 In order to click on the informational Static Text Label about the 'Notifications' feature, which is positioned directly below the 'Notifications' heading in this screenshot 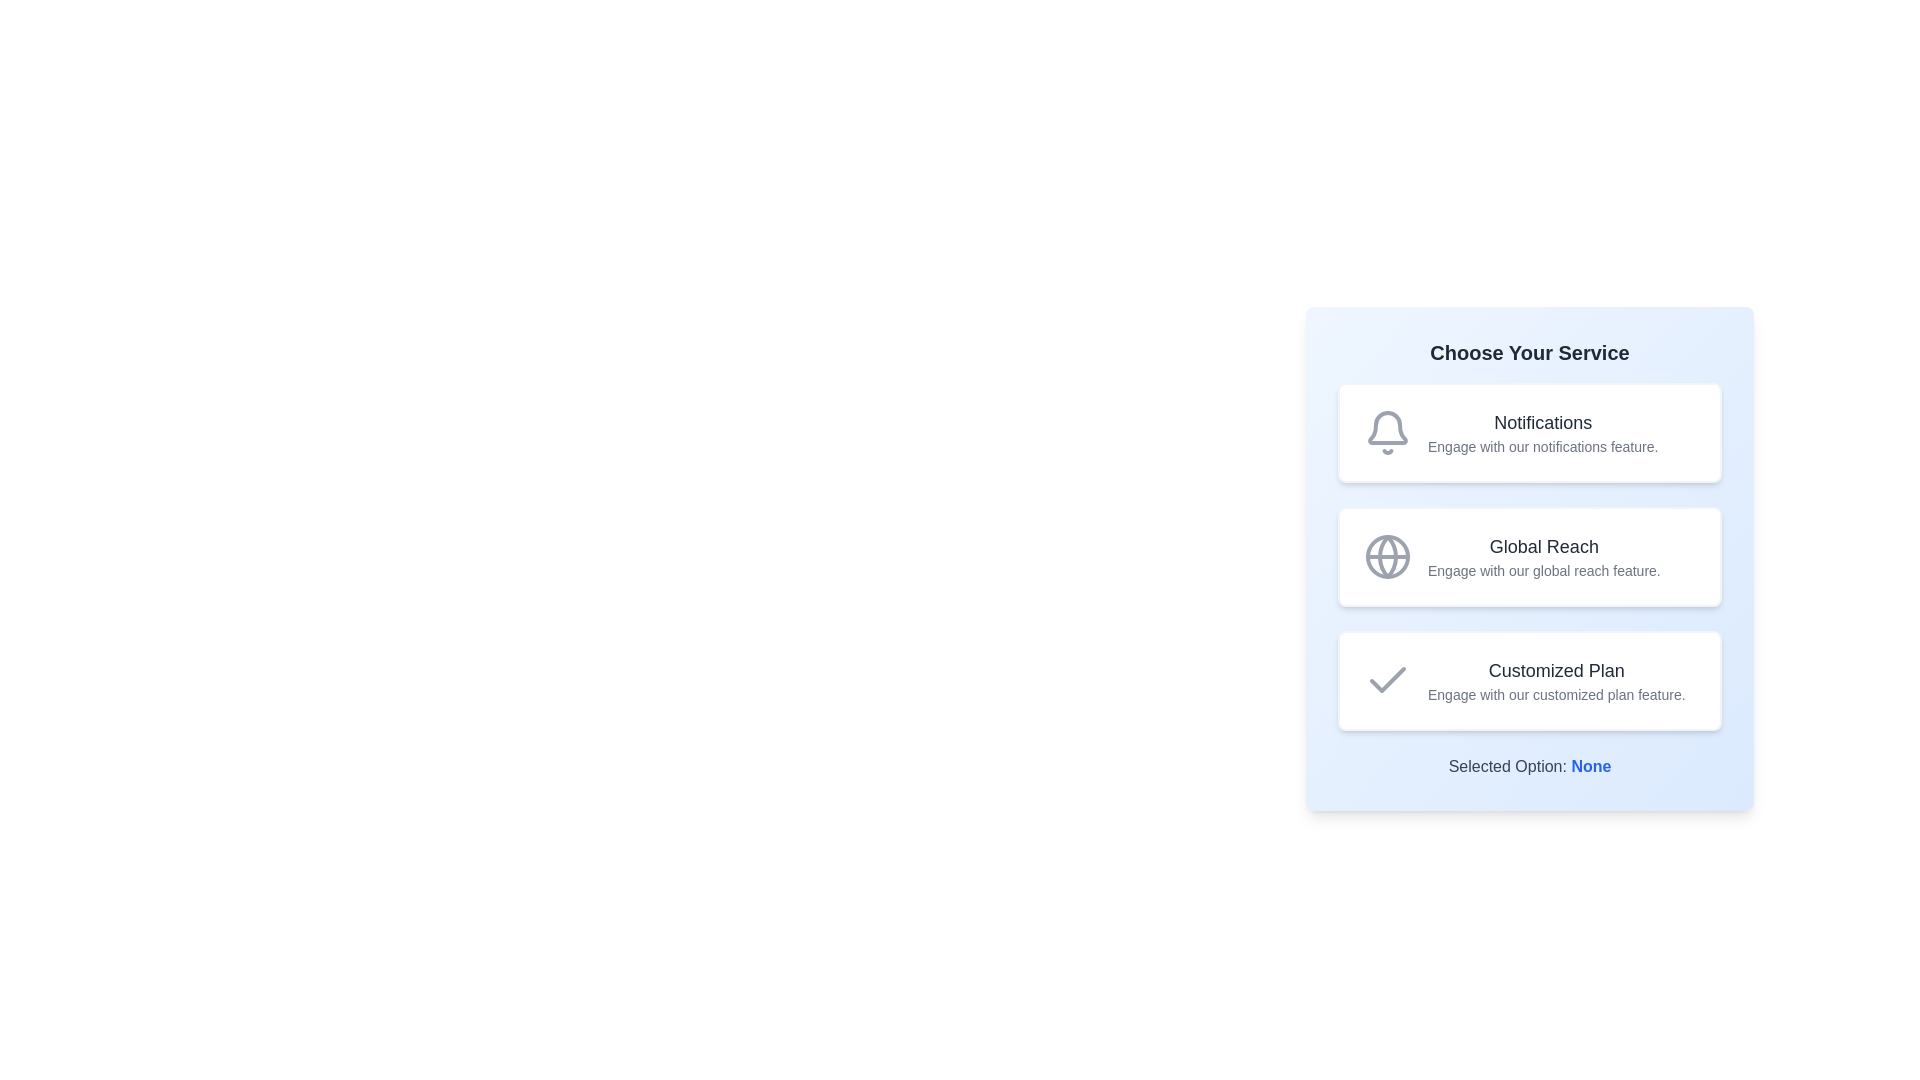, I will do `click(1542, 446)`.